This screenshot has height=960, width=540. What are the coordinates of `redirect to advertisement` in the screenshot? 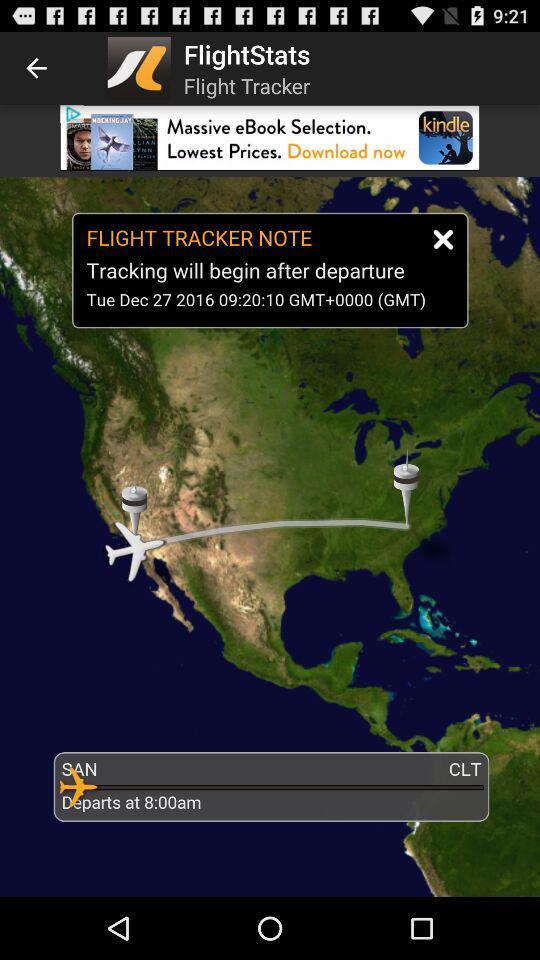 It's located at (270, 136).